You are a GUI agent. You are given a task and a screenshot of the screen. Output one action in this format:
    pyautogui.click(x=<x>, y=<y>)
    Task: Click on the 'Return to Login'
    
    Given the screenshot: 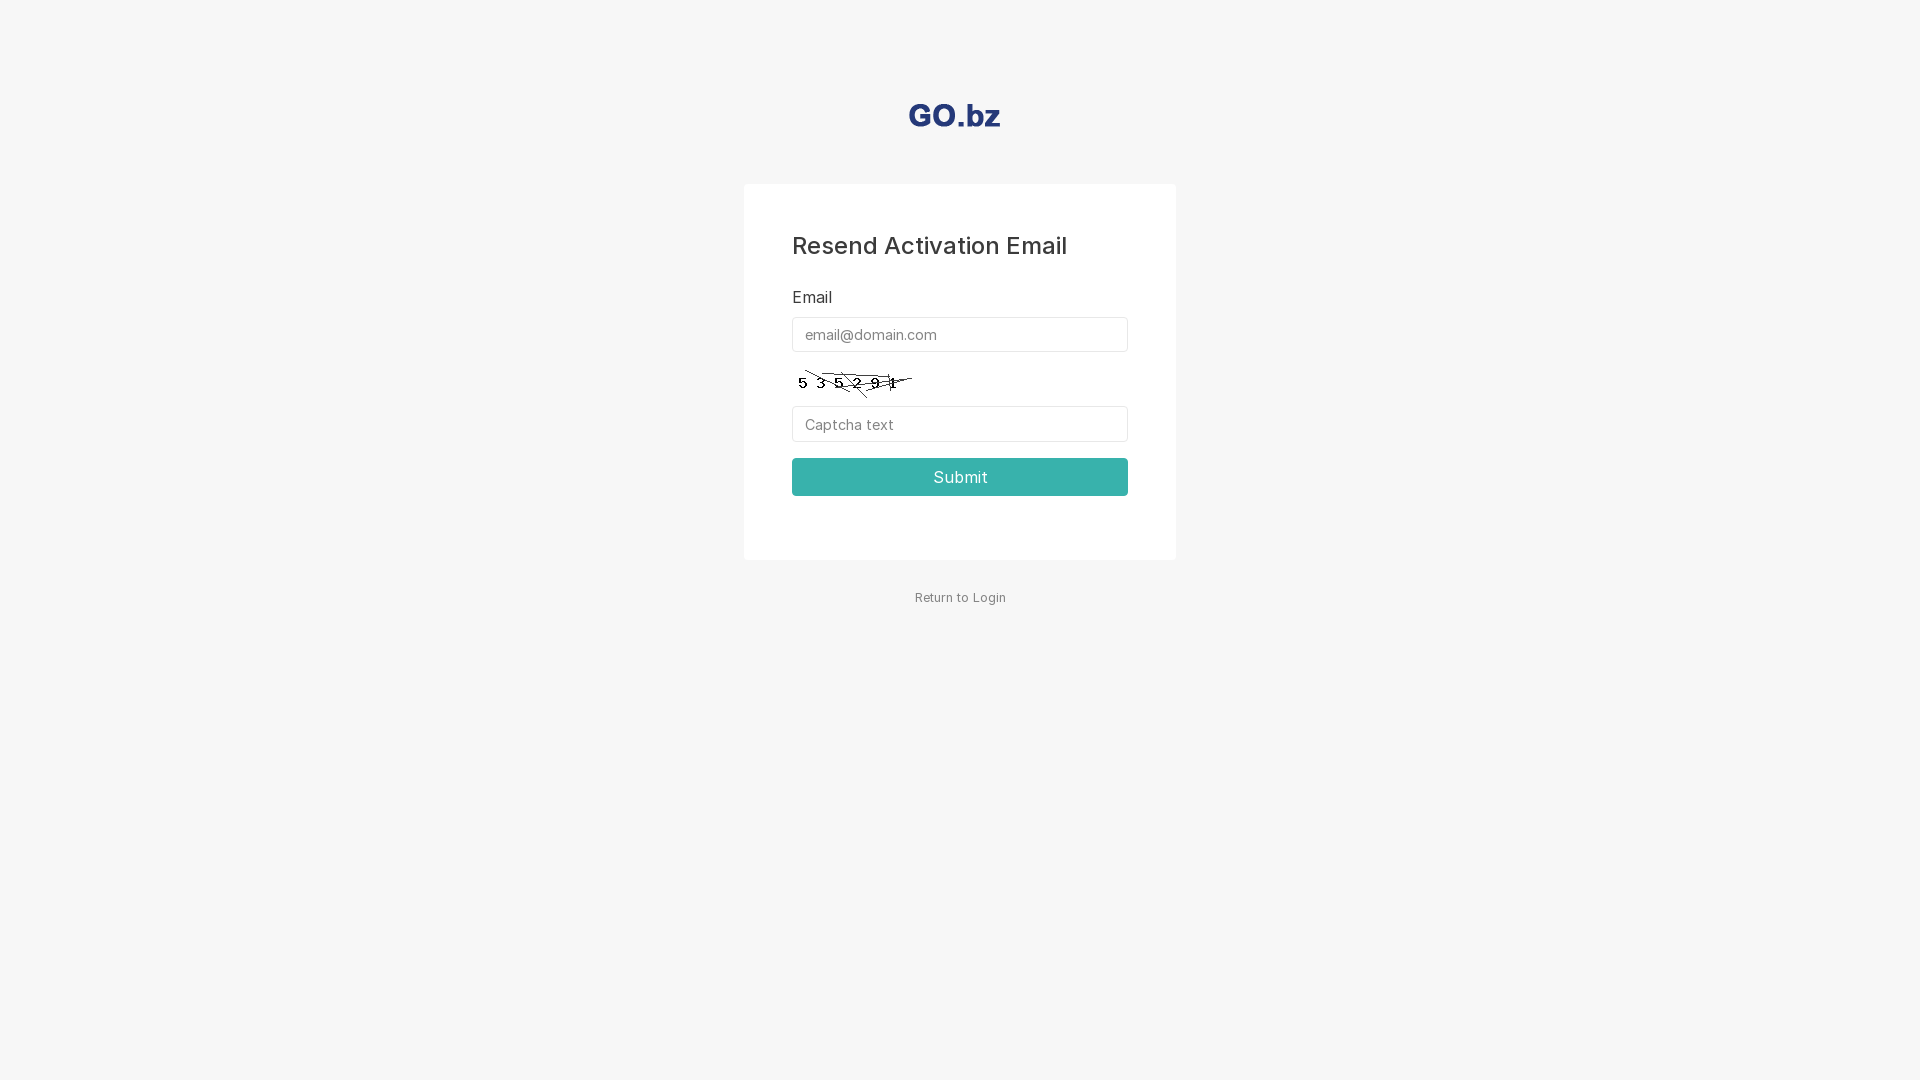 What is the action you would take?
    pyautogui.click(x=958, y=596)
    